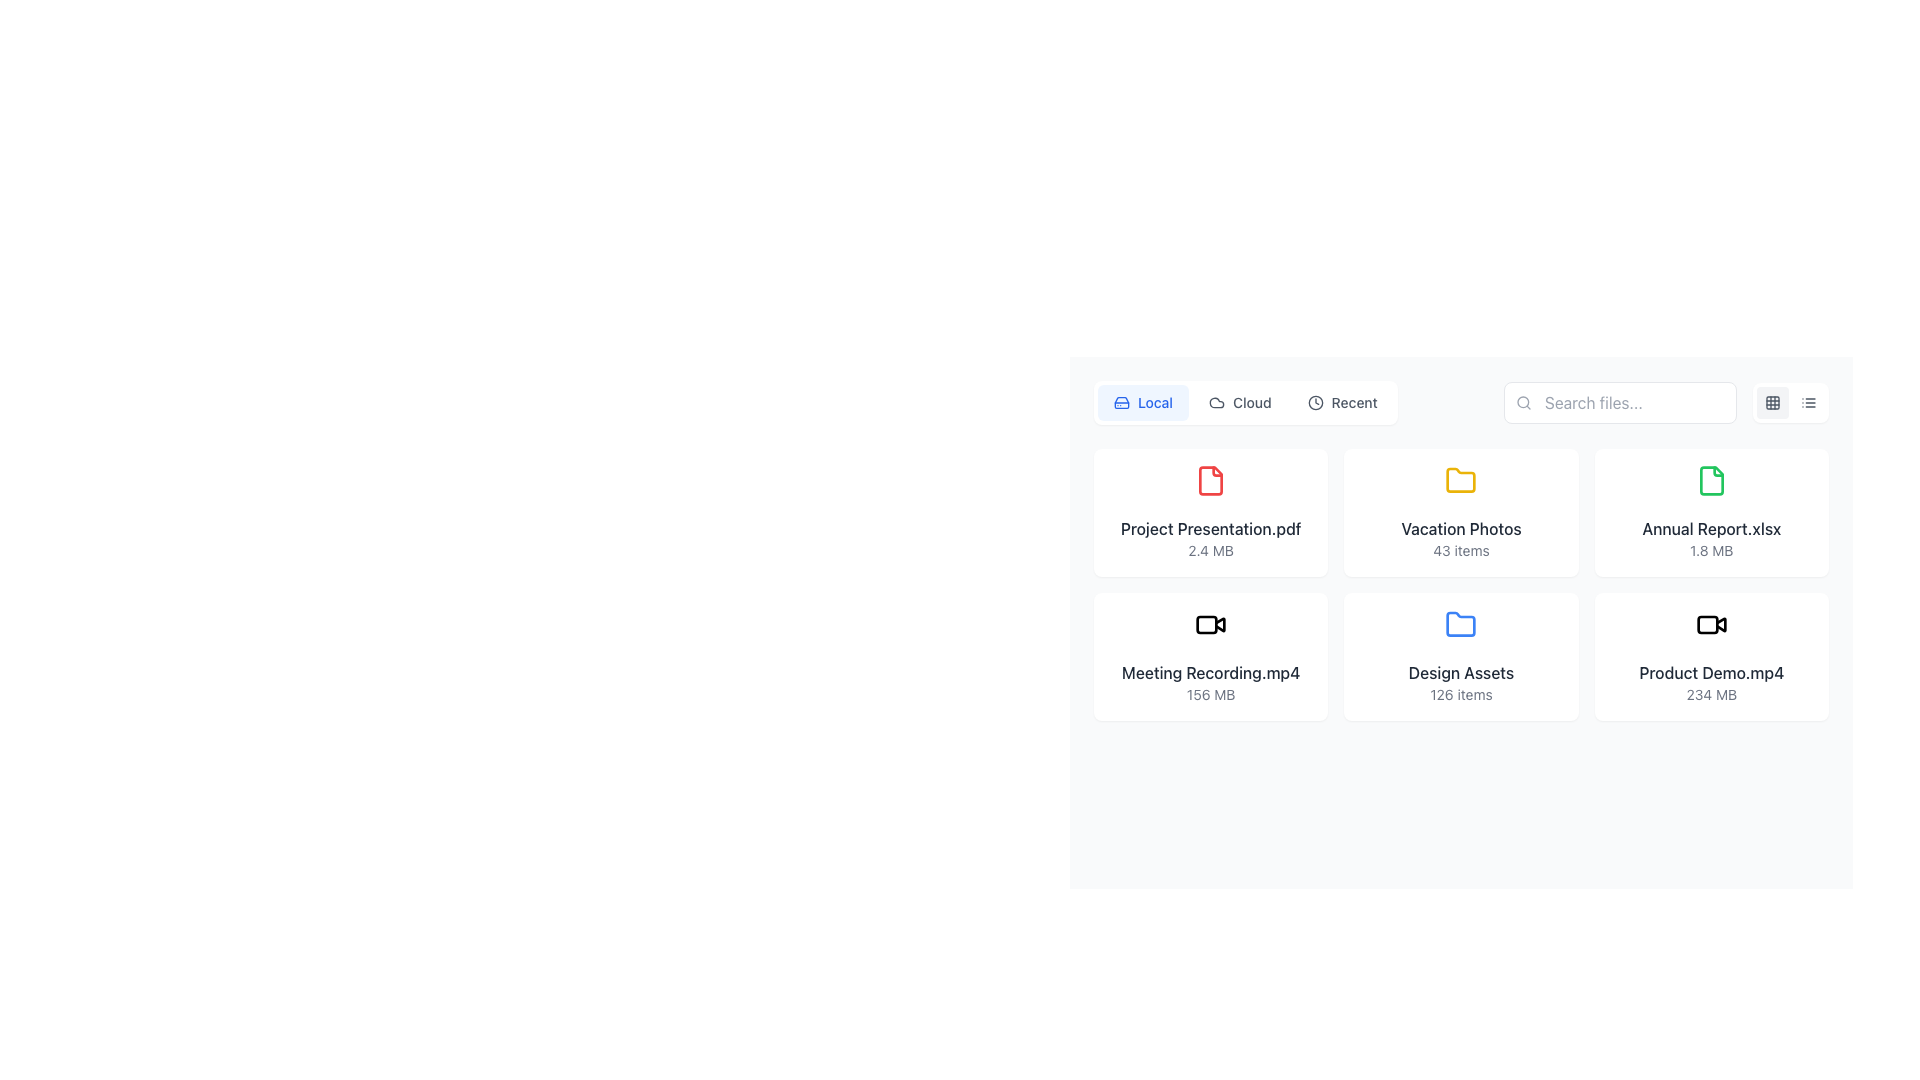 The image size is (1920, 1080). Describe the element at coordinates (1461, 527) in the screenshot. I see `the 'Vacation Photos' text label, which is centrally positioned` at that location.